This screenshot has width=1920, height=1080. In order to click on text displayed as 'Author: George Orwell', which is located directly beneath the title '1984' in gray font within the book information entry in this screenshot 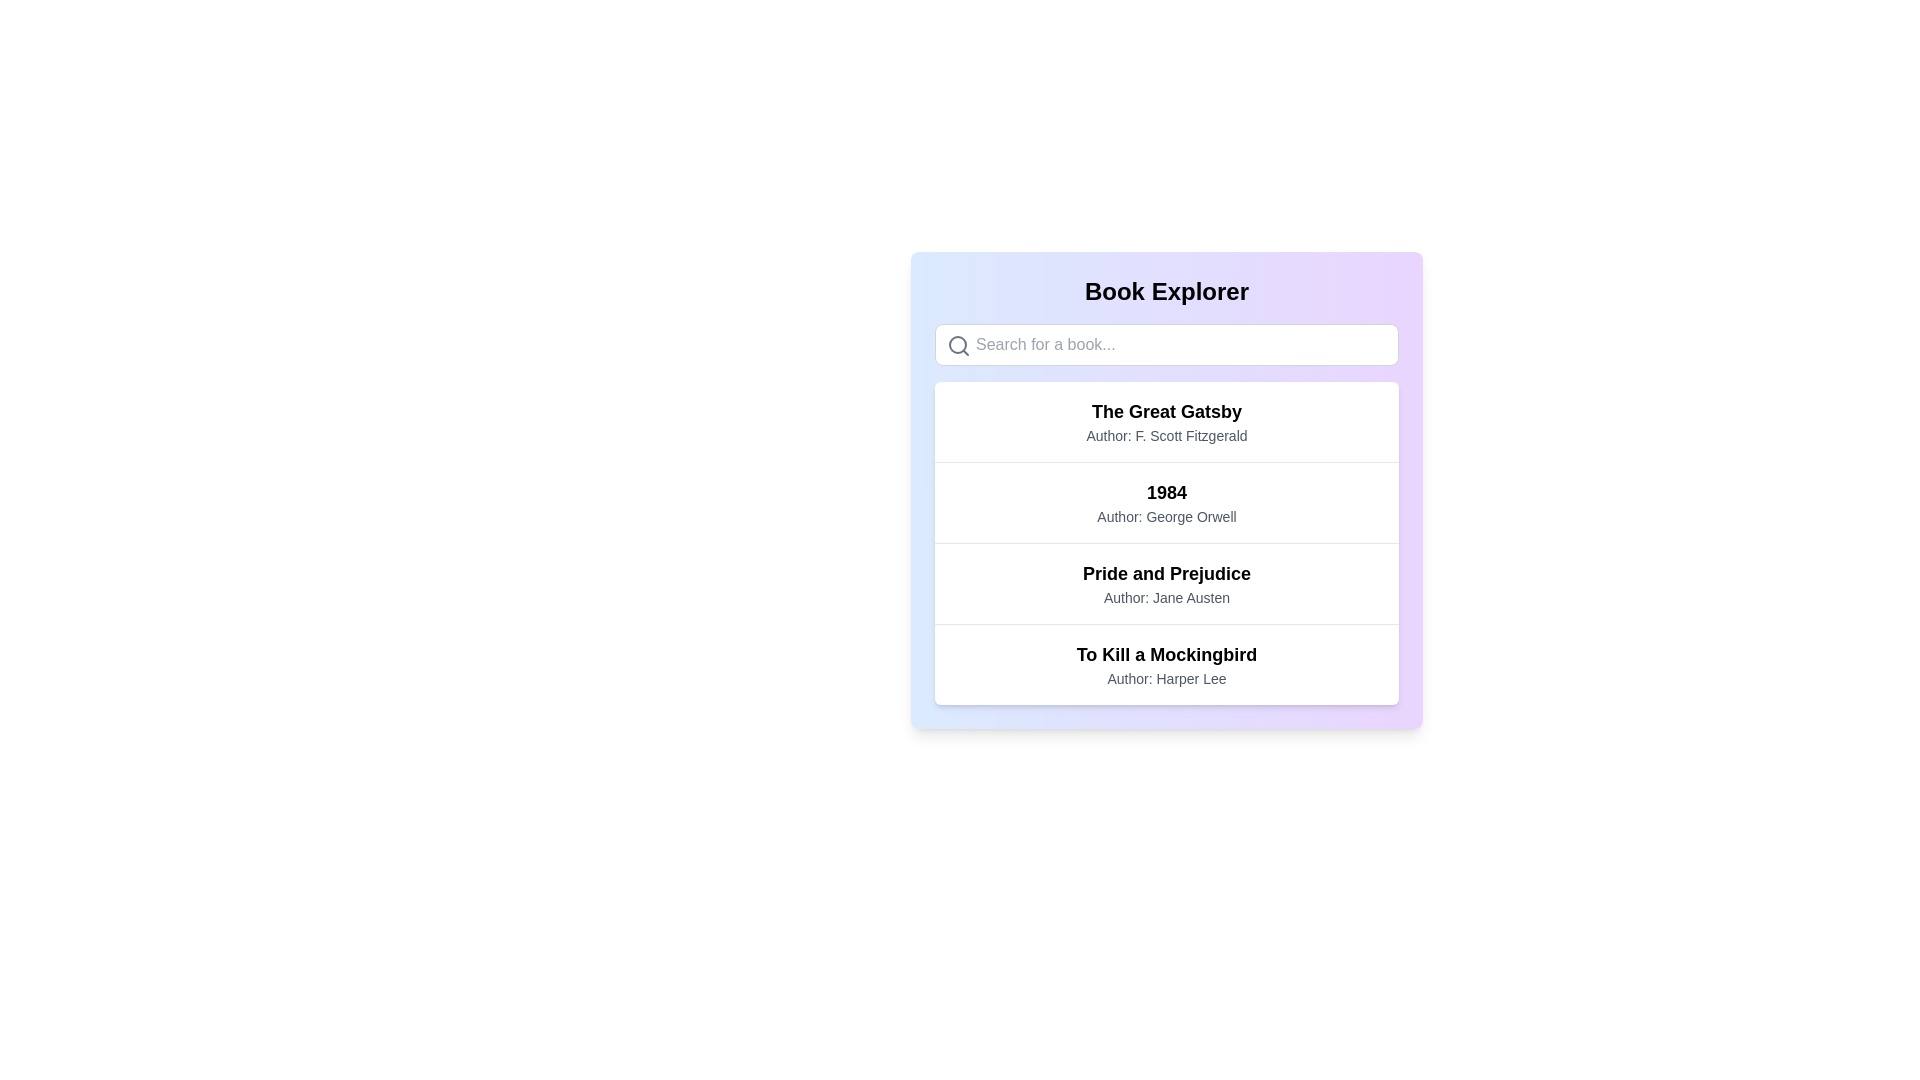, I will do `click(1166, 515)`.